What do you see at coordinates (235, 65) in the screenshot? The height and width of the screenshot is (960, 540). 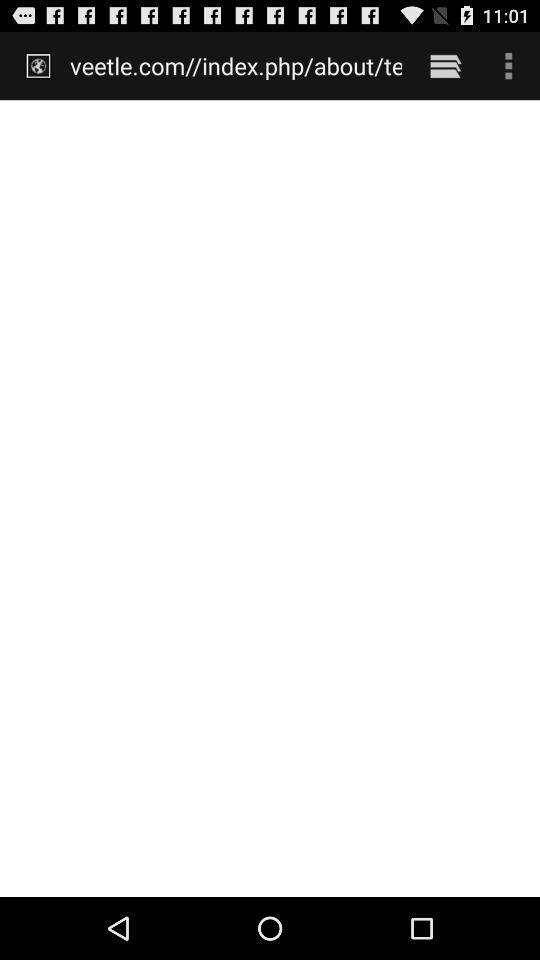 I see `the veetle com index icon` at bounding box center [235, 65].